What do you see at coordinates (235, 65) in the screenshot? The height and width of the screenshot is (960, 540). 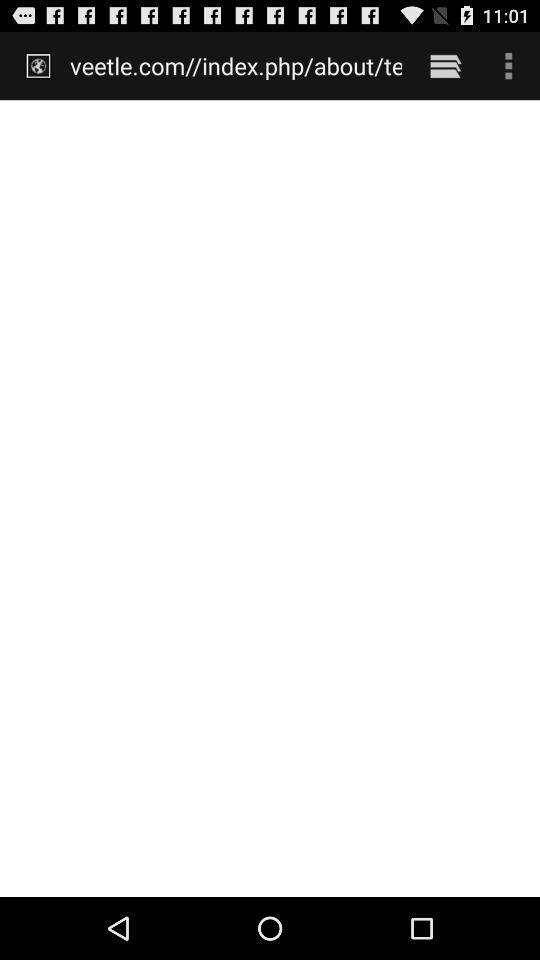 I see `the veetle com index icon` at bounding box center [235, 65].